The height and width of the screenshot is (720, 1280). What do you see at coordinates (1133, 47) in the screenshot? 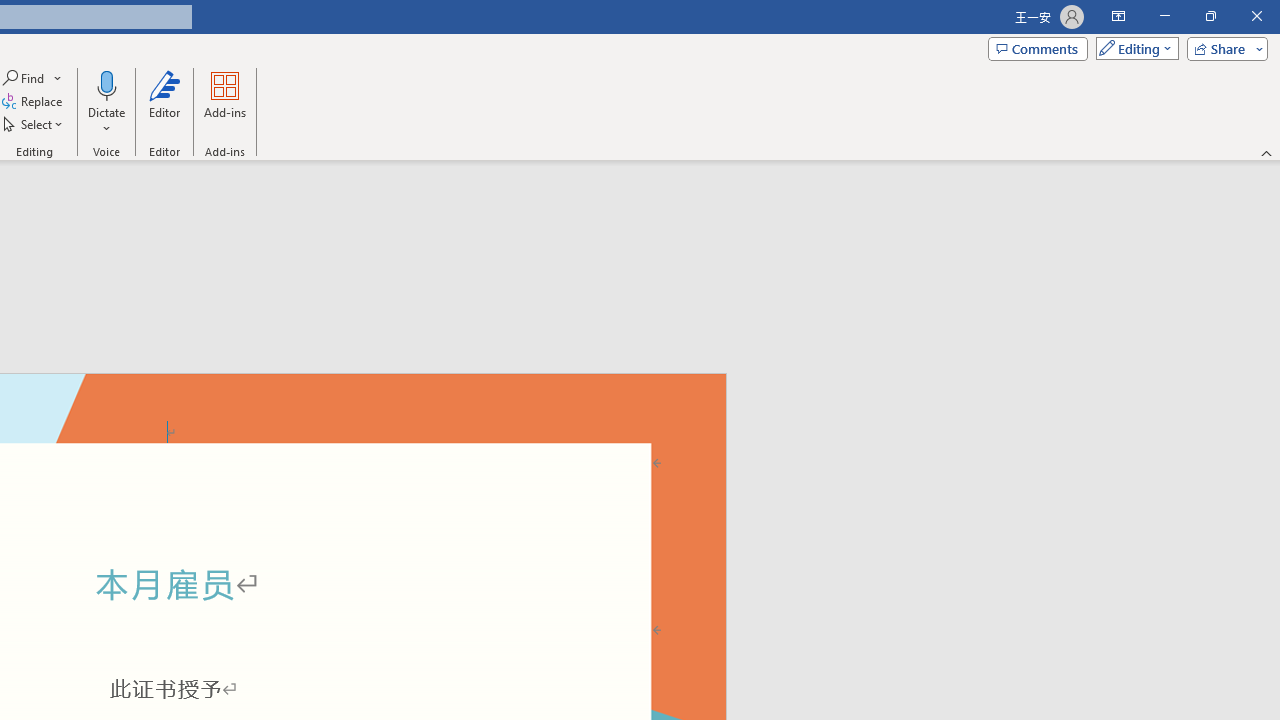
I see `'Mode'` at bounding box center [1133, 47].